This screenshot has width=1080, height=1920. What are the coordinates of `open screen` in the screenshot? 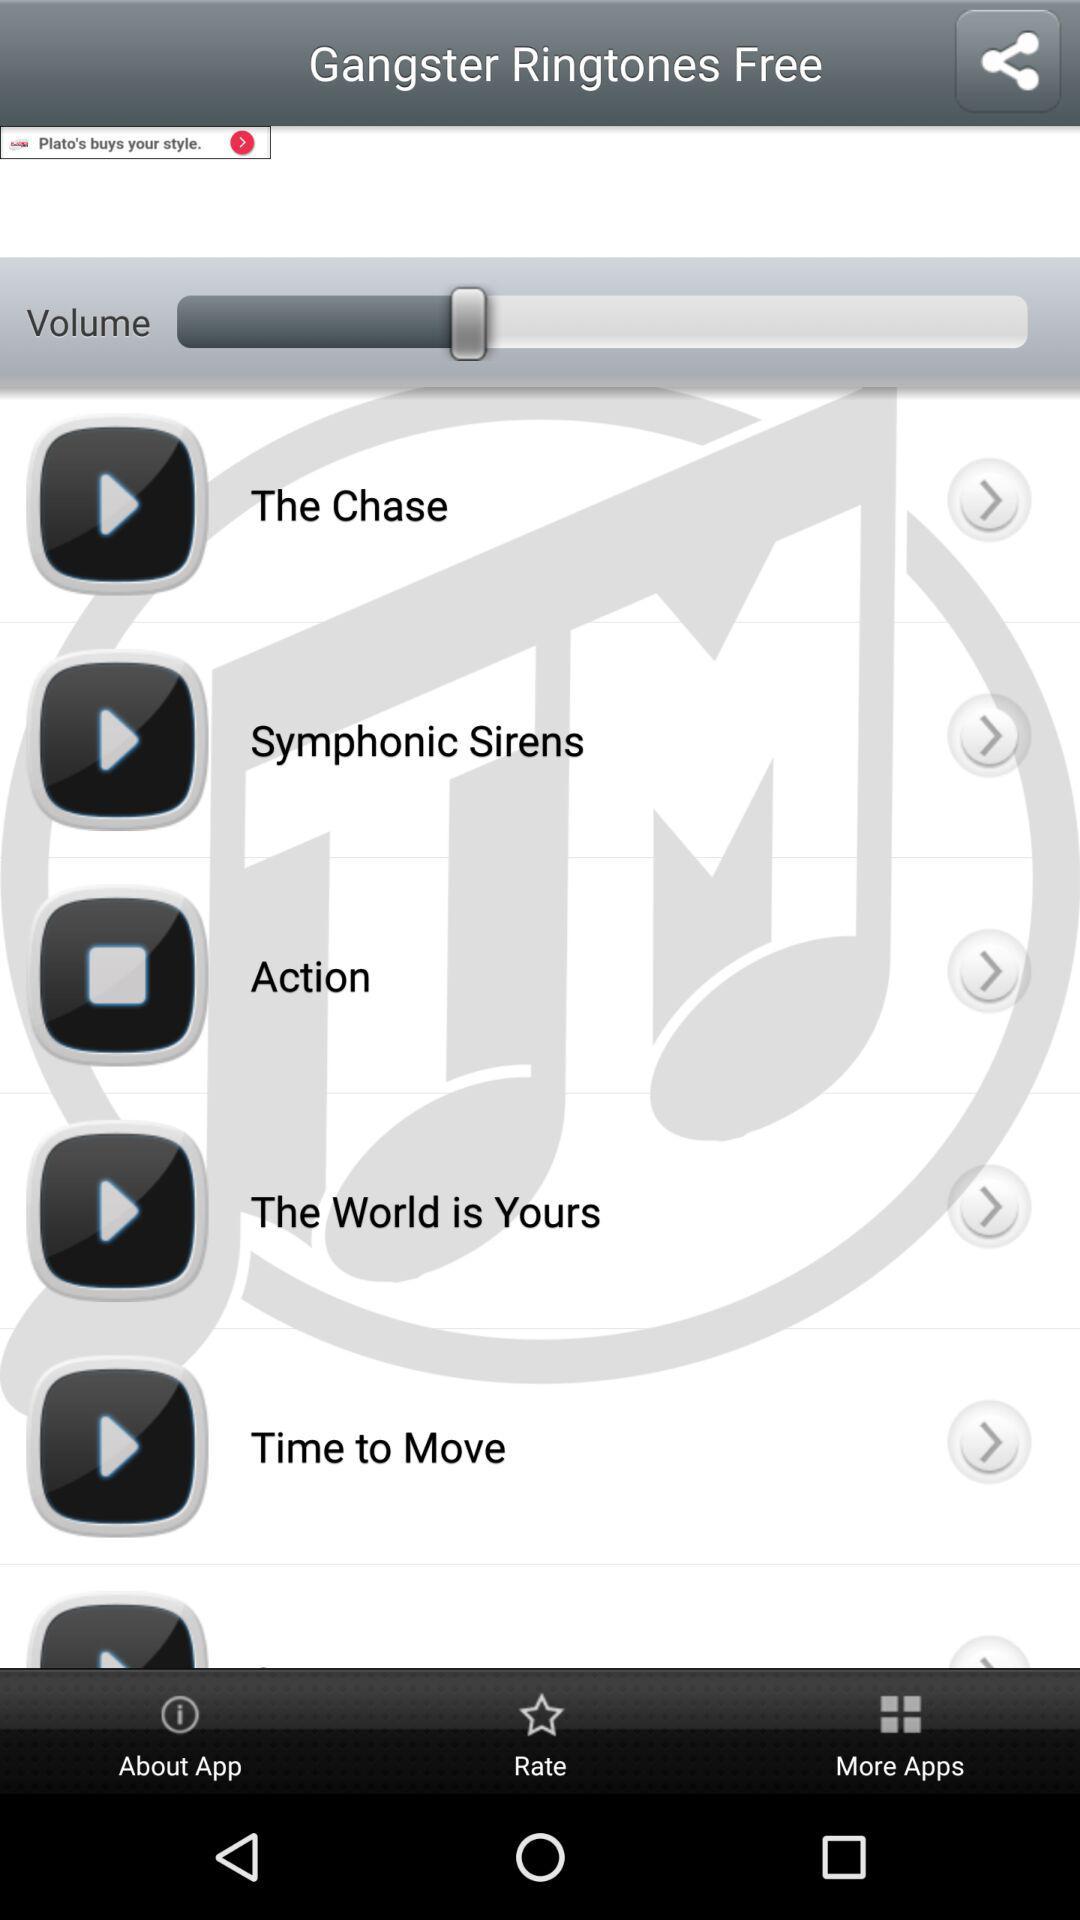 It's located at (987, 975).